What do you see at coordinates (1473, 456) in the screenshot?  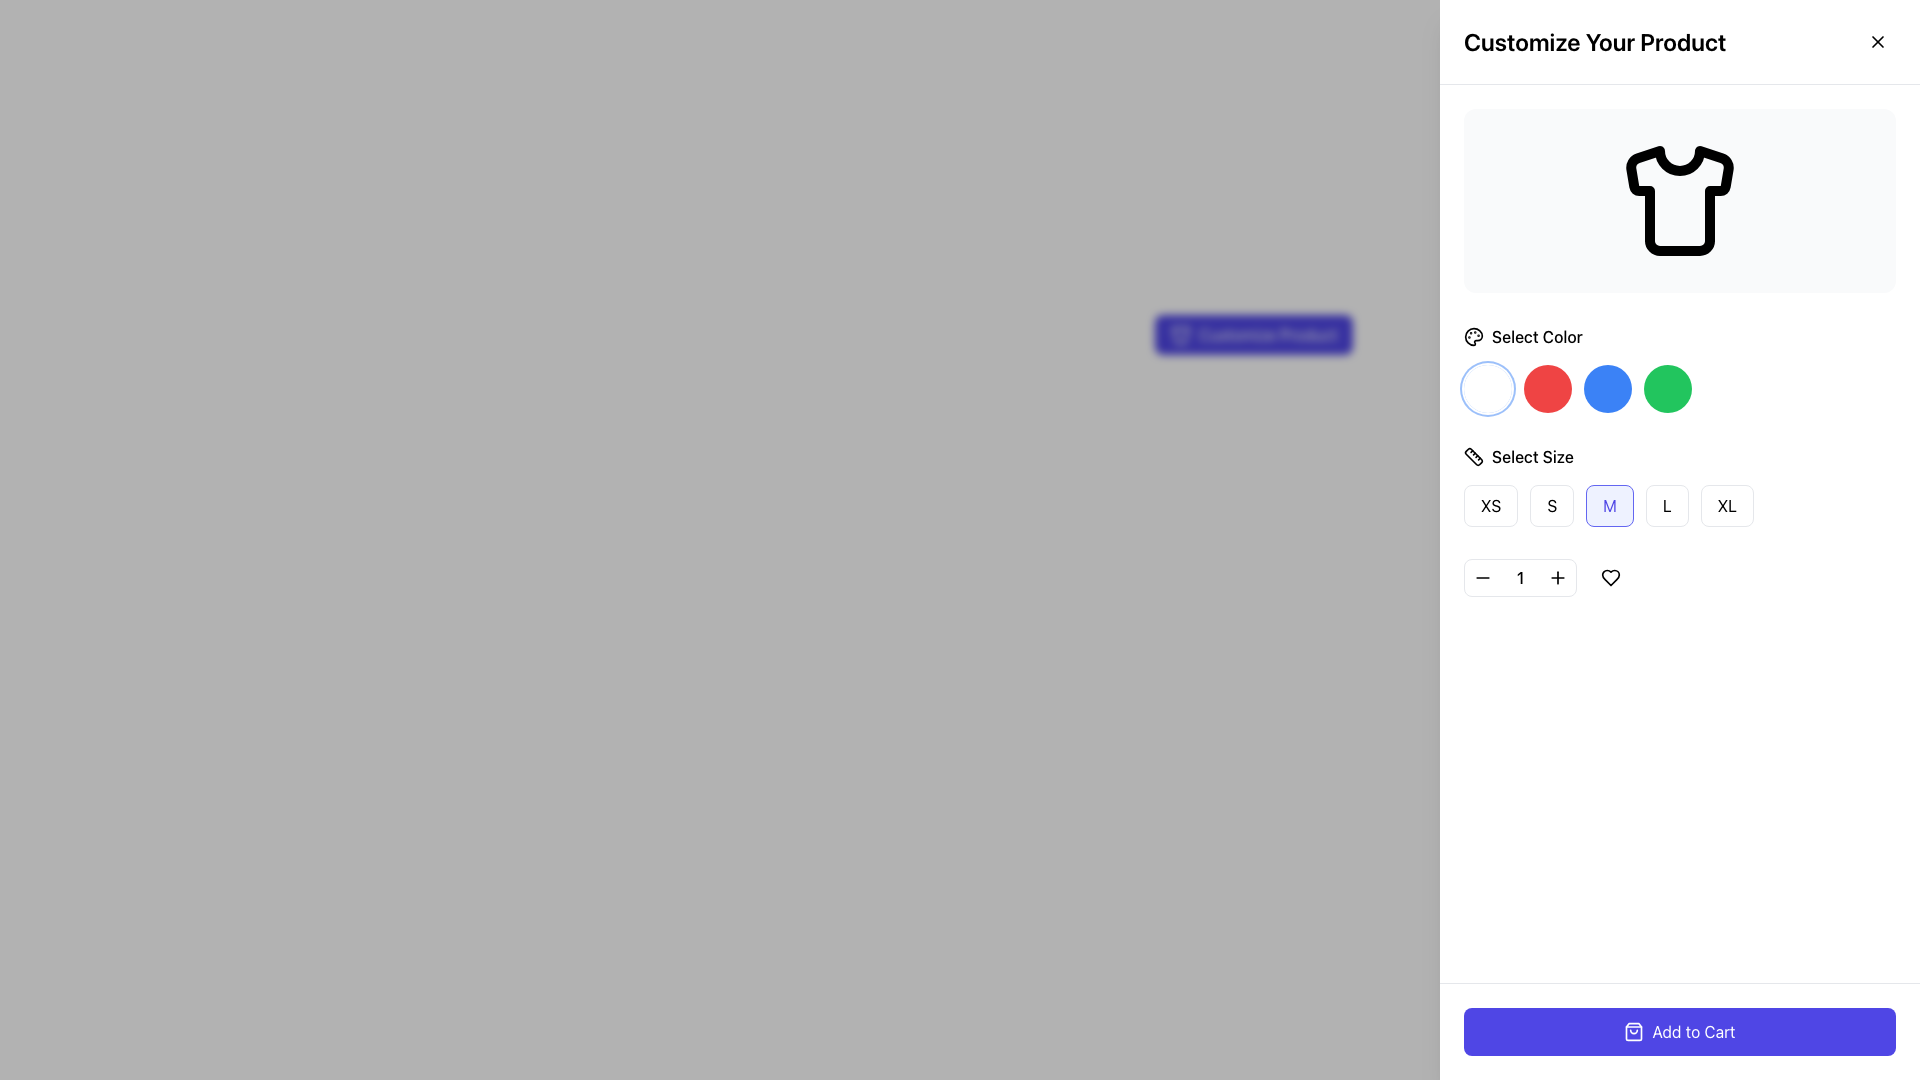 I see `the icon representing the 'Select Size' section, which is located to the left of the 'Select Size' text` at bounding box center [1473, 456].